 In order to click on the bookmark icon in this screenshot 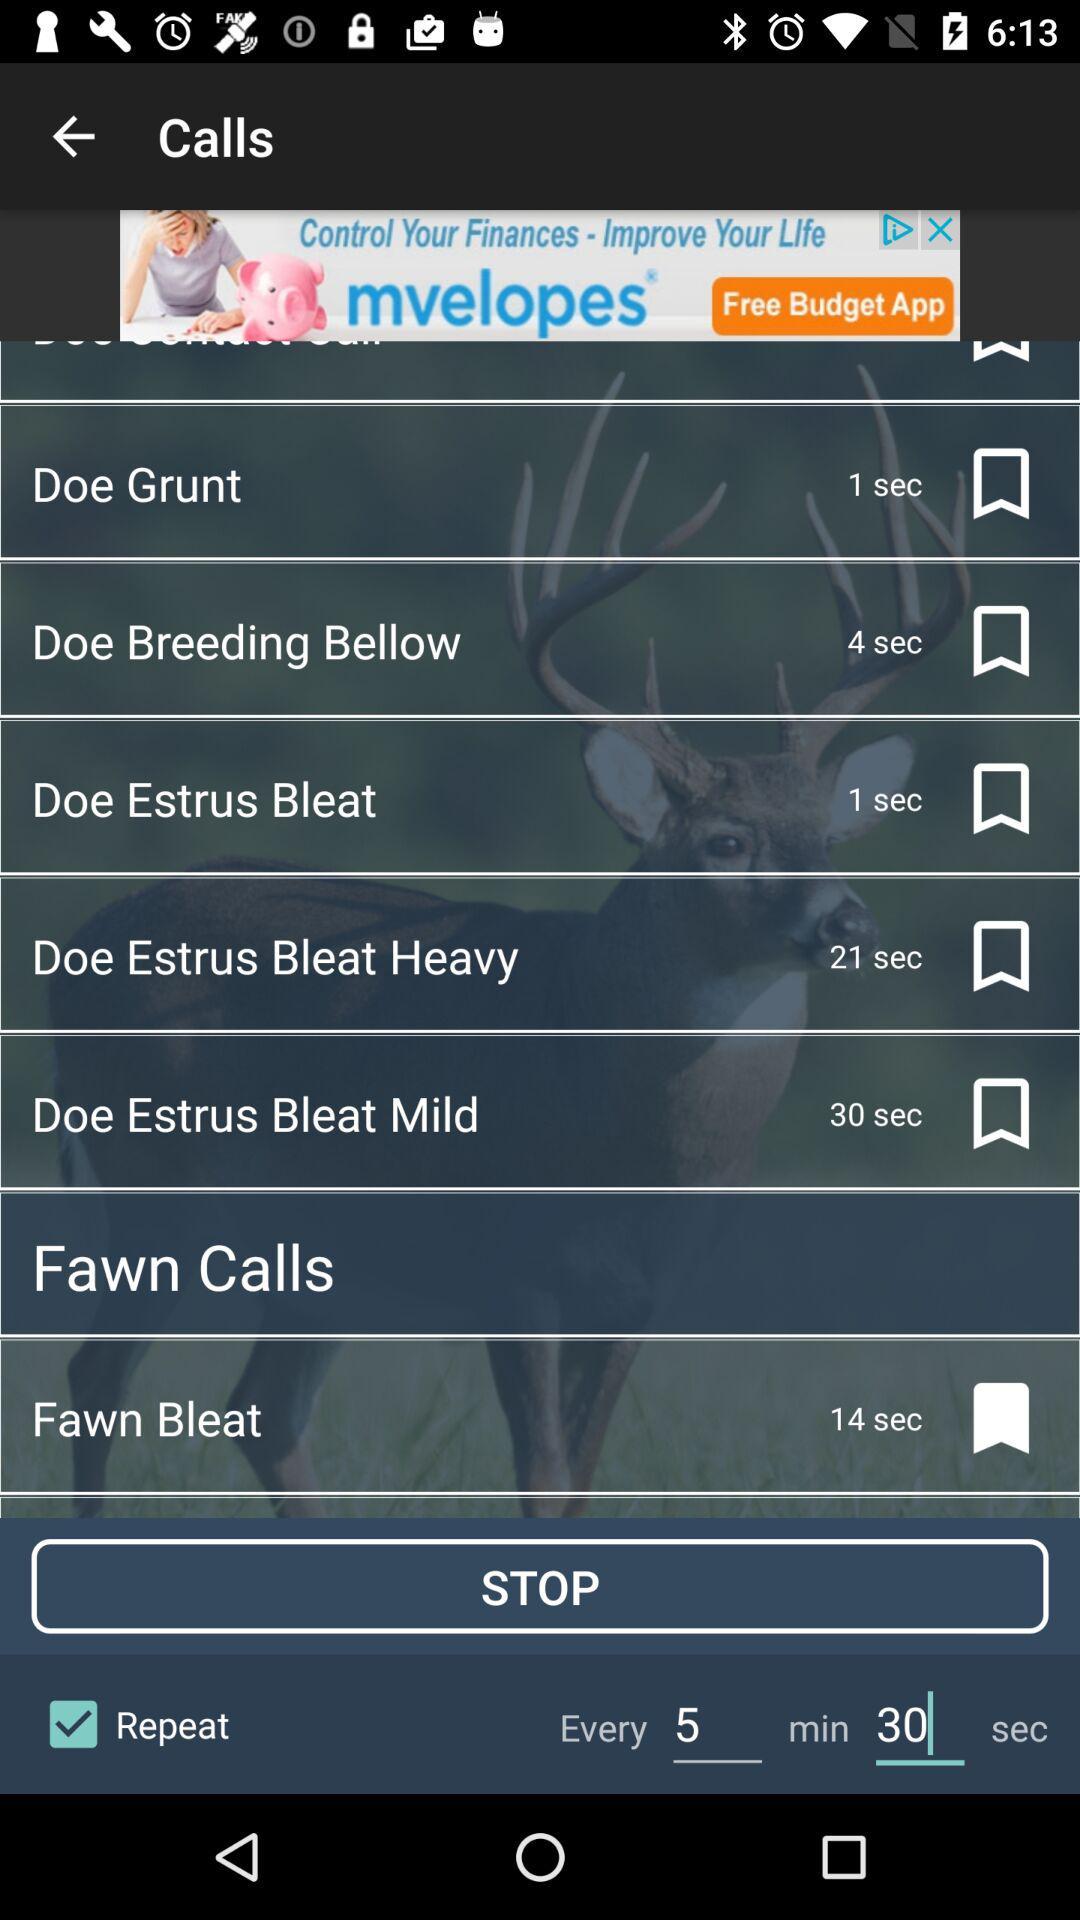, I will do `click(984, 1417)`.